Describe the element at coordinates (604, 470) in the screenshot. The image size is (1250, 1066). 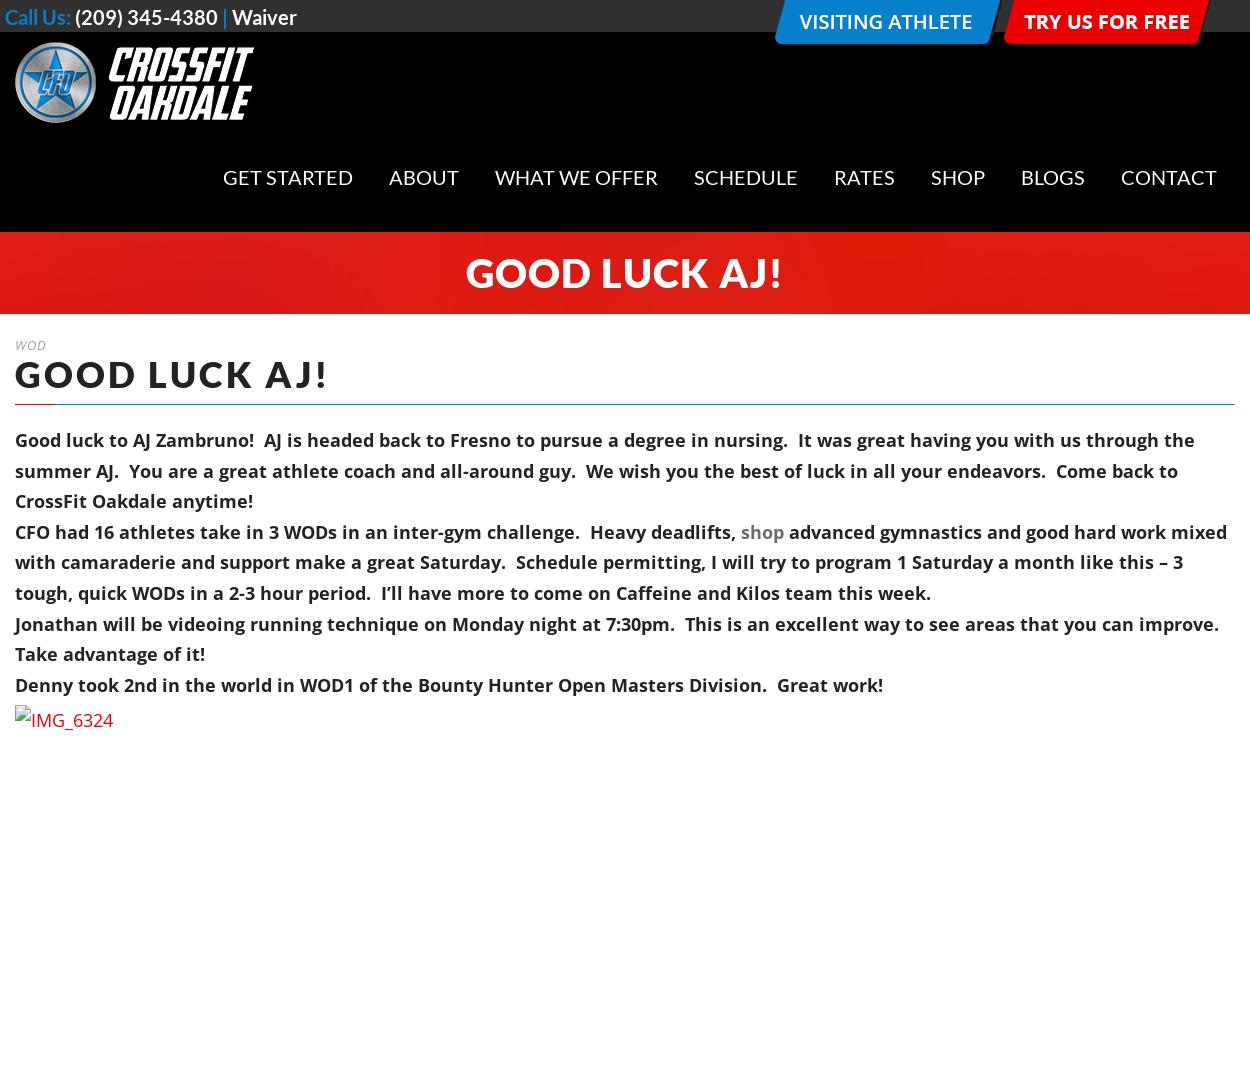
I see `'Good luck to AJ Zambruno!  AJ is headed back to Fresno to pursue a degree in nursing.  It was great having you with us through the summer AJ.  You are a great athlete coach and all-around guy.  We wish you the best of luck in all your endeavors.  Come back to CrossFit Oakdale anytime!'` at that location.